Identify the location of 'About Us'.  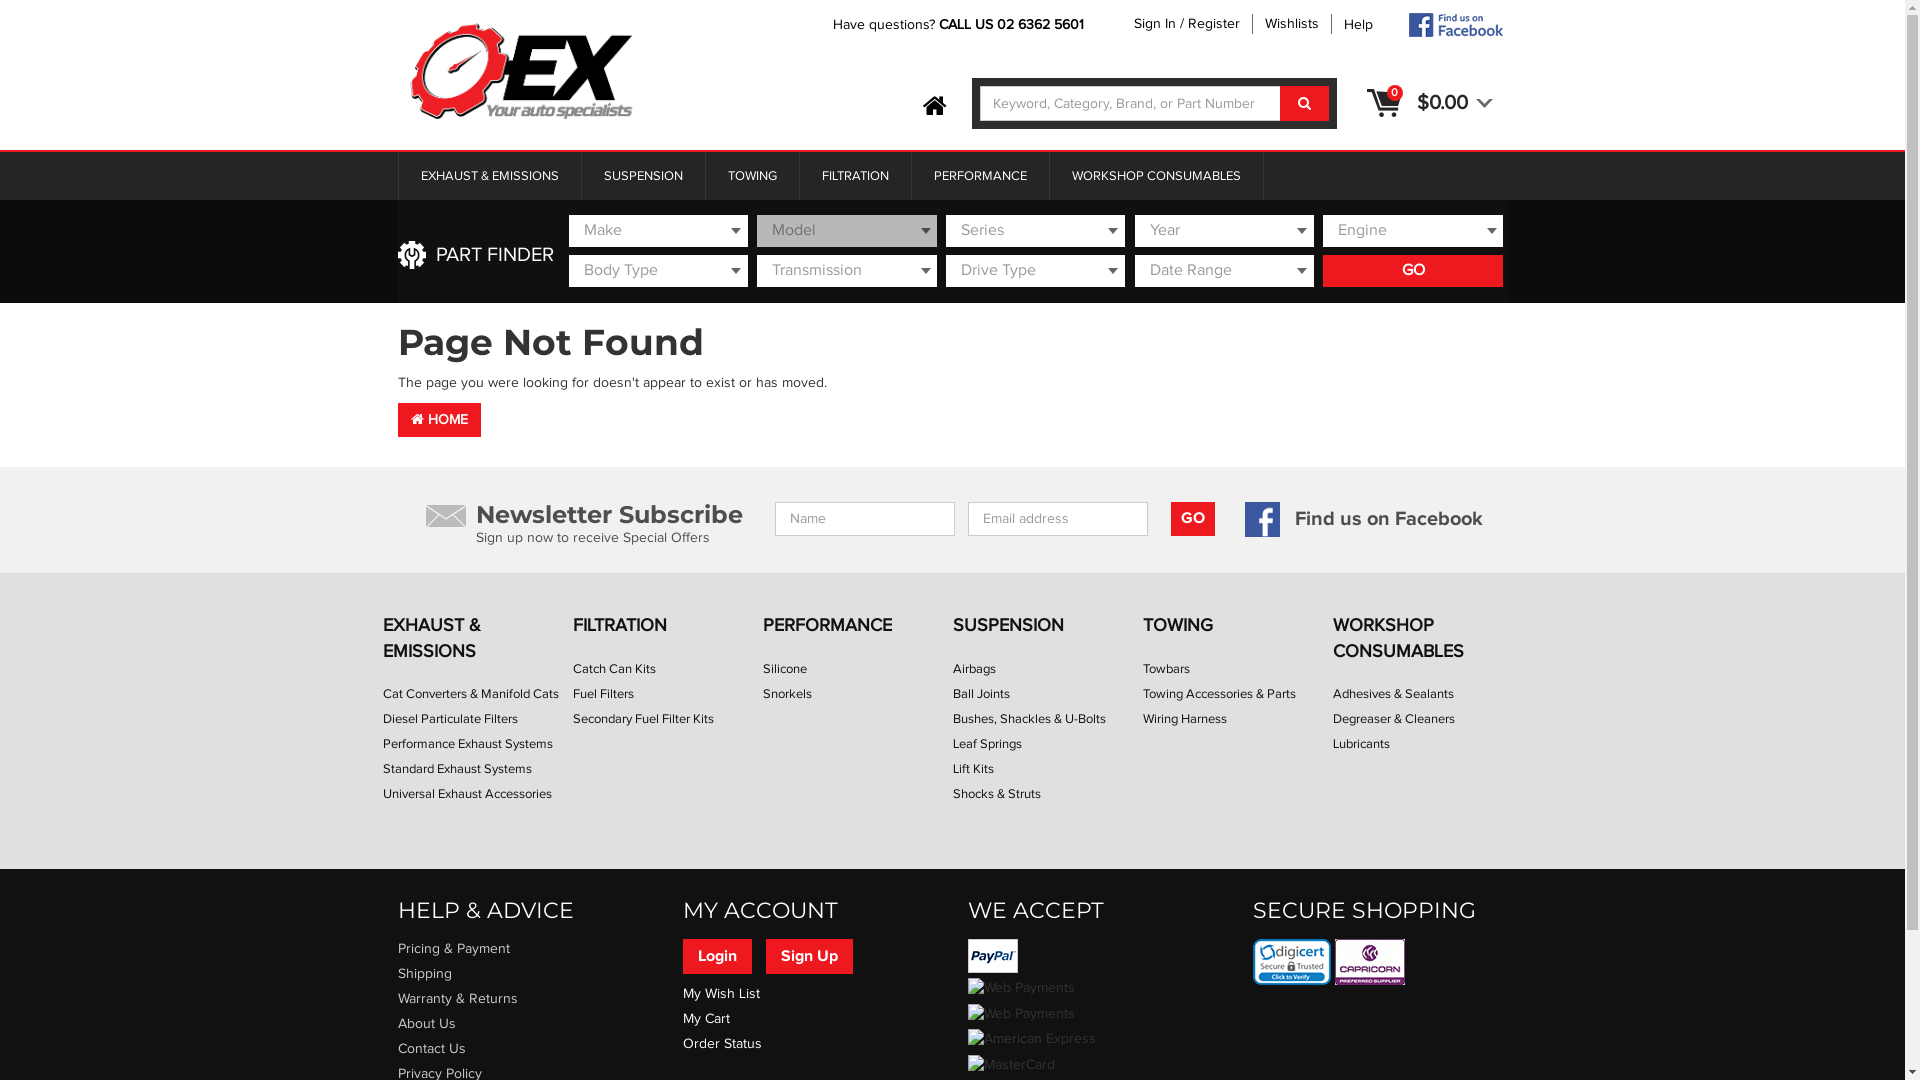
(398, 1023).